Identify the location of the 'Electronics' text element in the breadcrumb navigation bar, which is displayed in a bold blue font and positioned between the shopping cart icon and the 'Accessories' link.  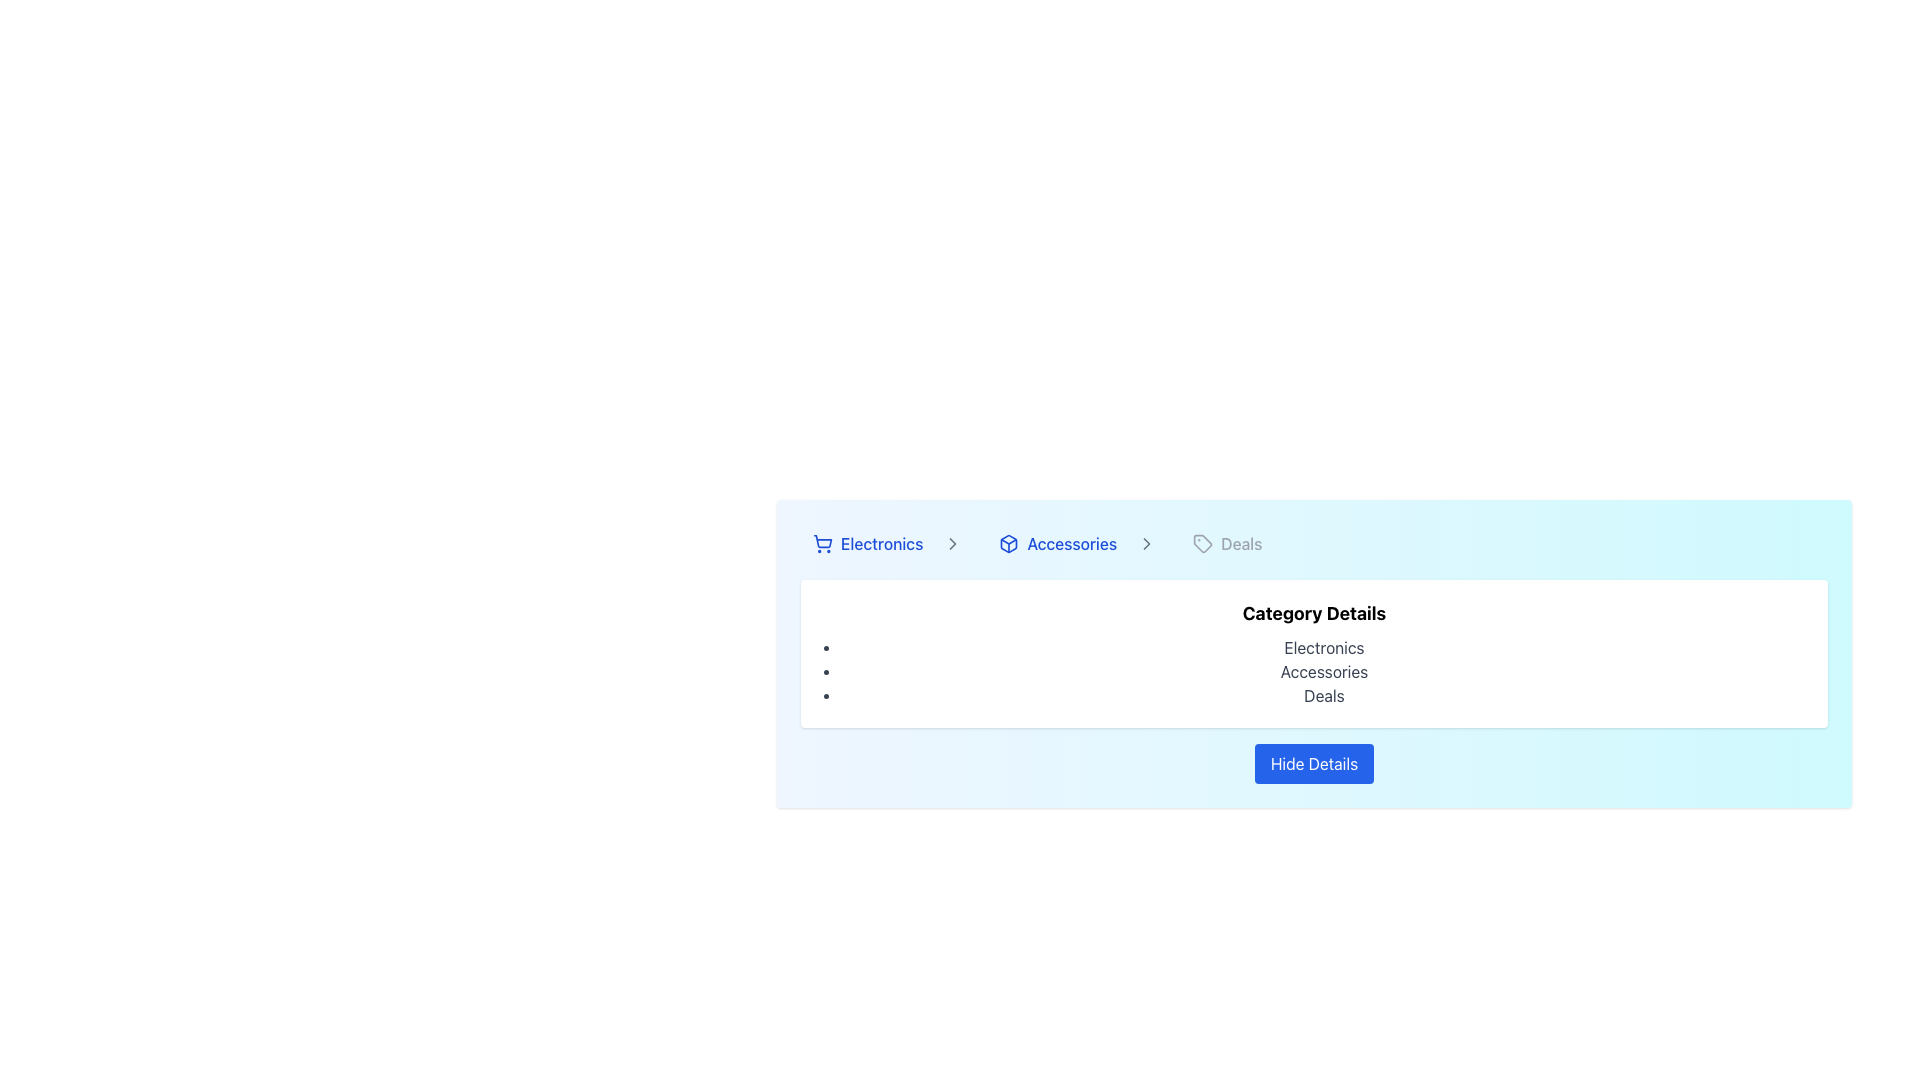
(881, 543).